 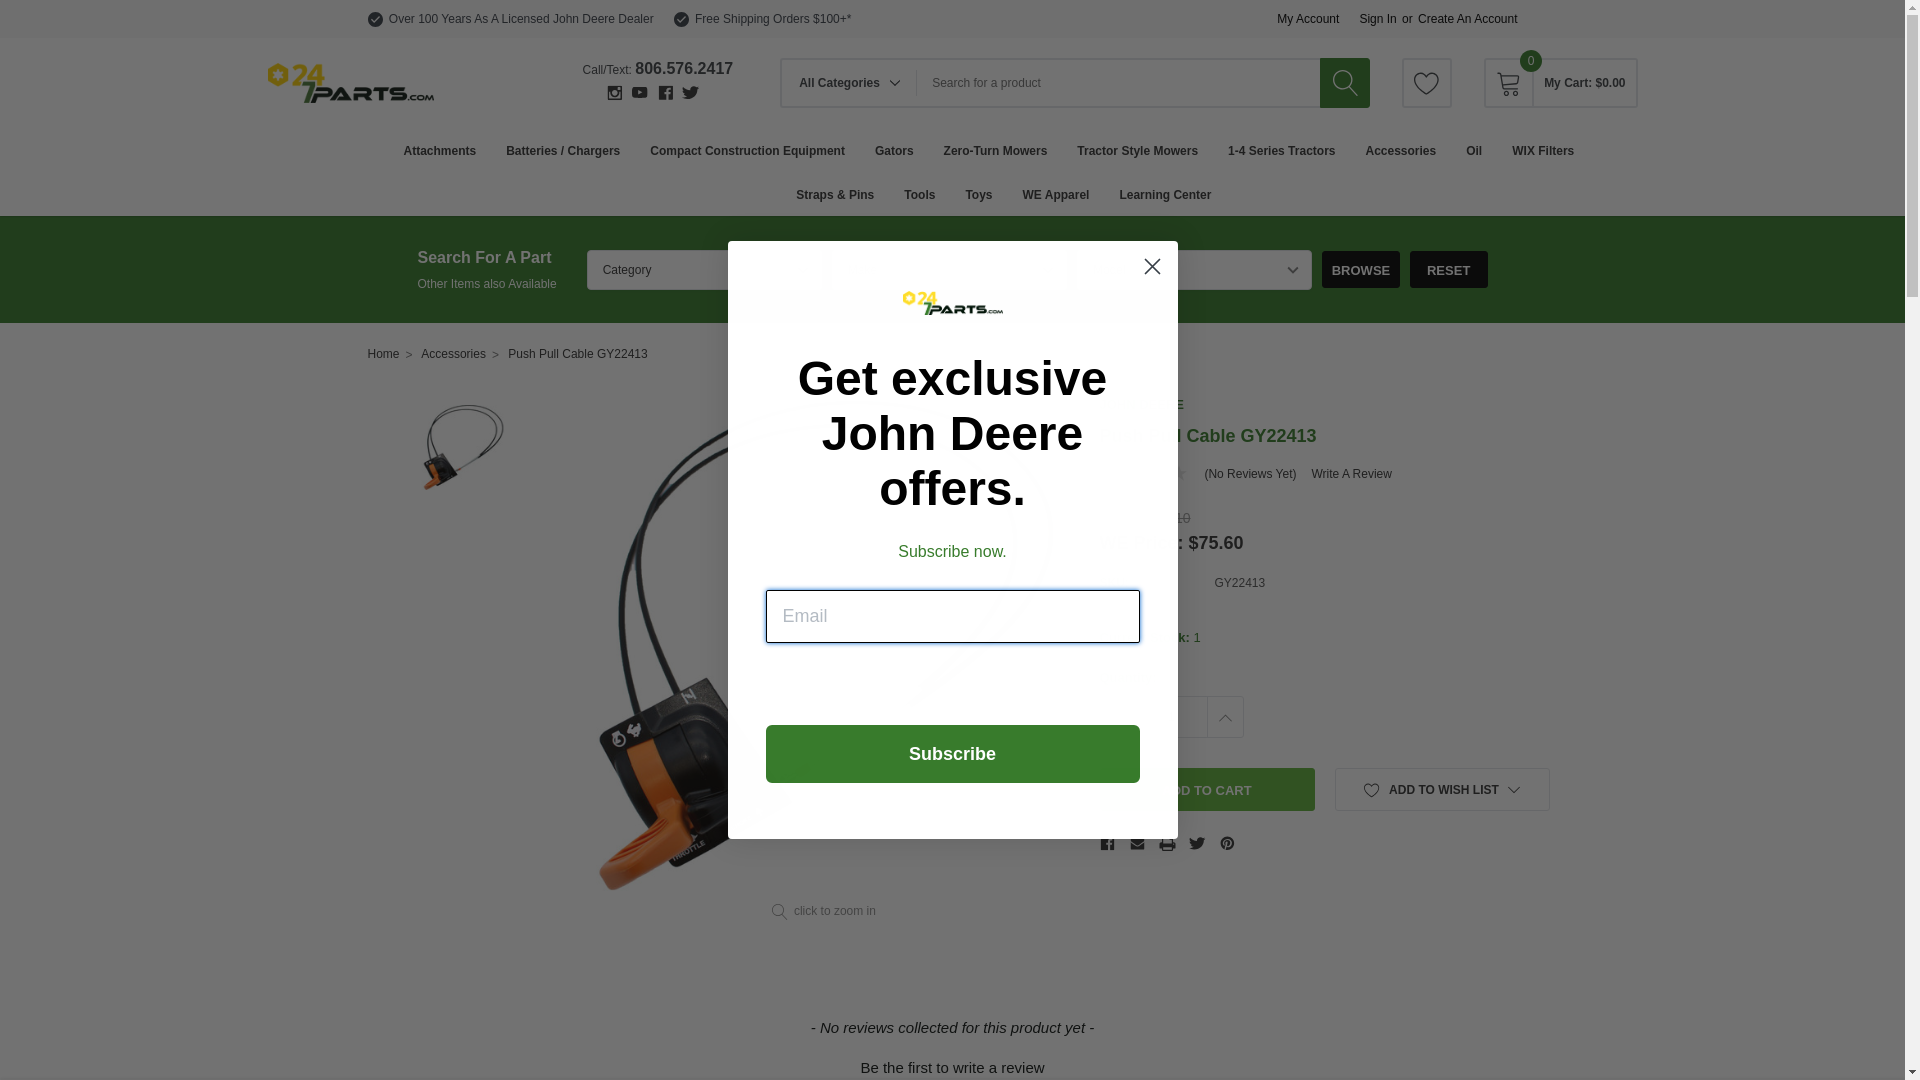 What do you see at coordinates (1467, 19) in the screenshot?
I see `'Create An Account'` at bounding box center [1467, 19].